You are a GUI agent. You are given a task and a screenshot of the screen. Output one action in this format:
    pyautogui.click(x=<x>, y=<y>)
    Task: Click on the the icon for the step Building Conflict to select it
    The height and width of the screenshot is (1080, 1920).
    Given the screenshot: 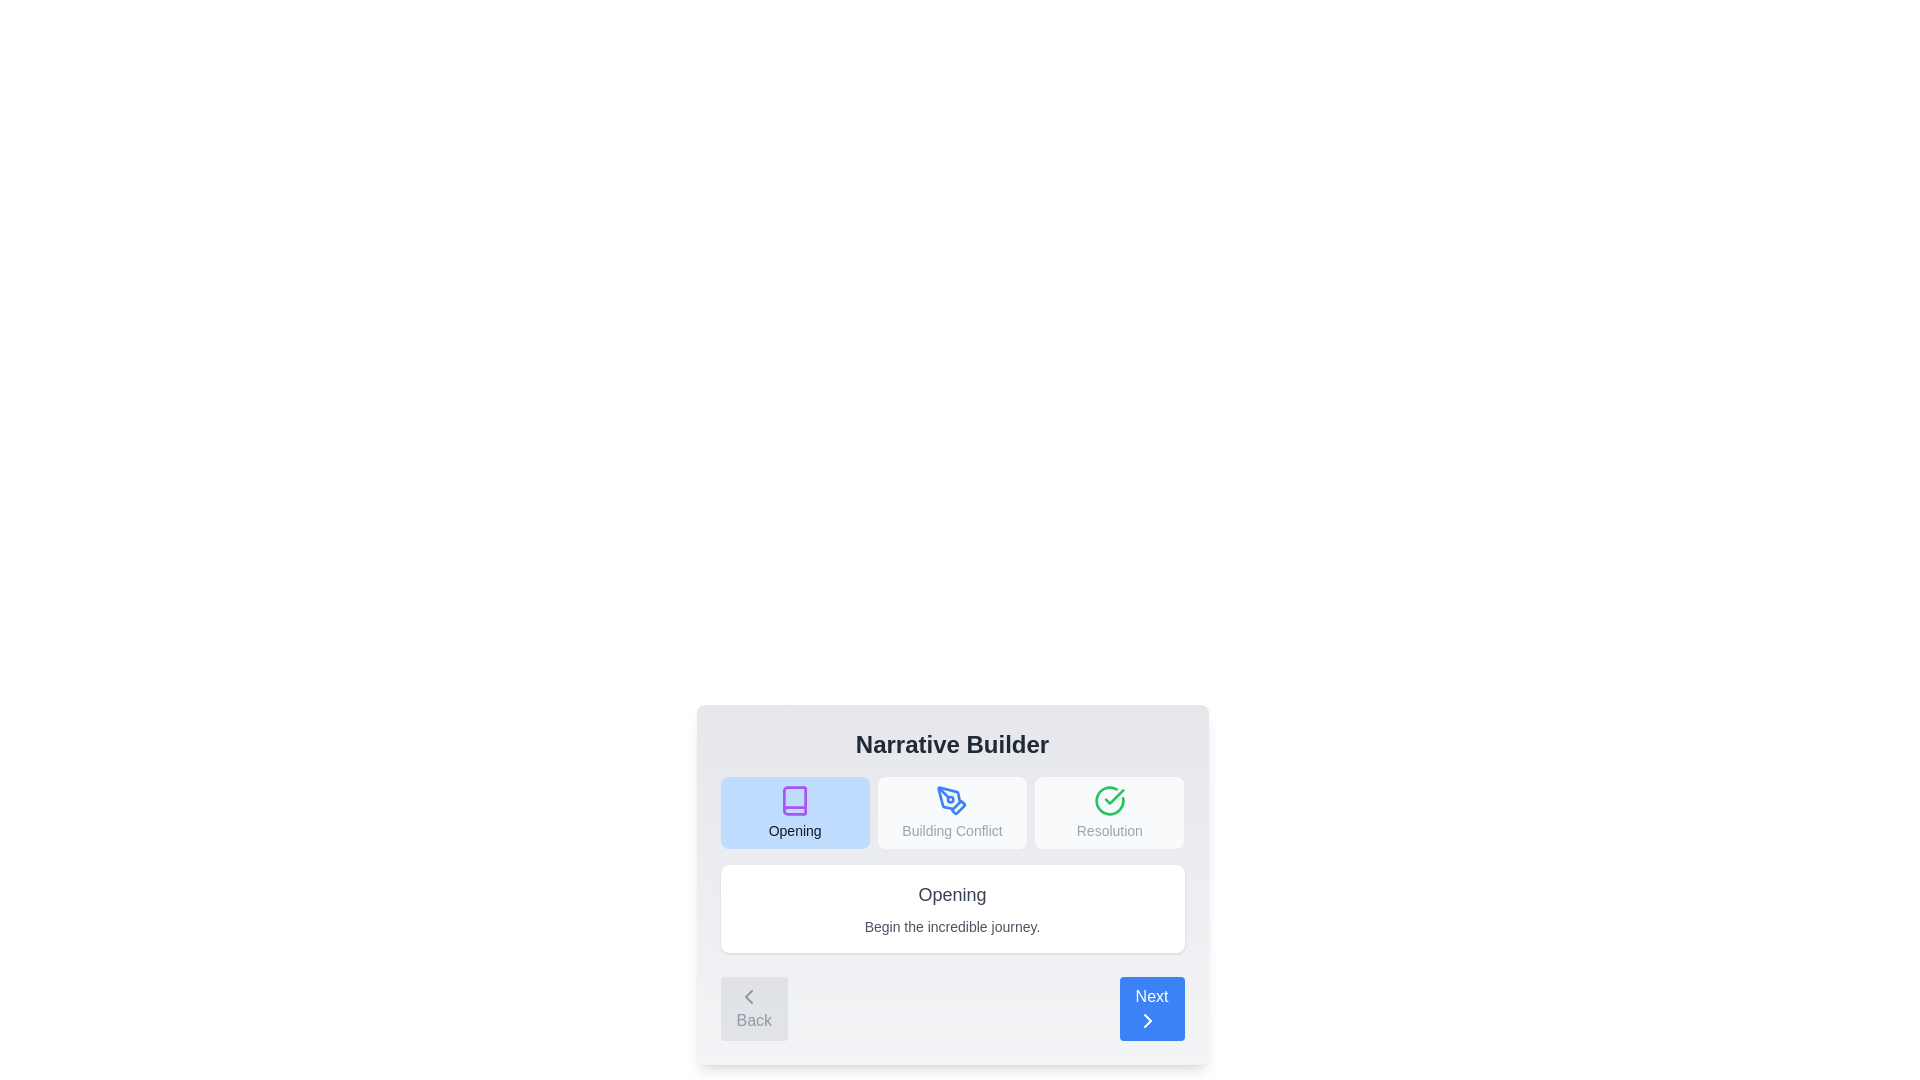 What is the action you would take?
    pyautogui.click(x=951, y=800)
    